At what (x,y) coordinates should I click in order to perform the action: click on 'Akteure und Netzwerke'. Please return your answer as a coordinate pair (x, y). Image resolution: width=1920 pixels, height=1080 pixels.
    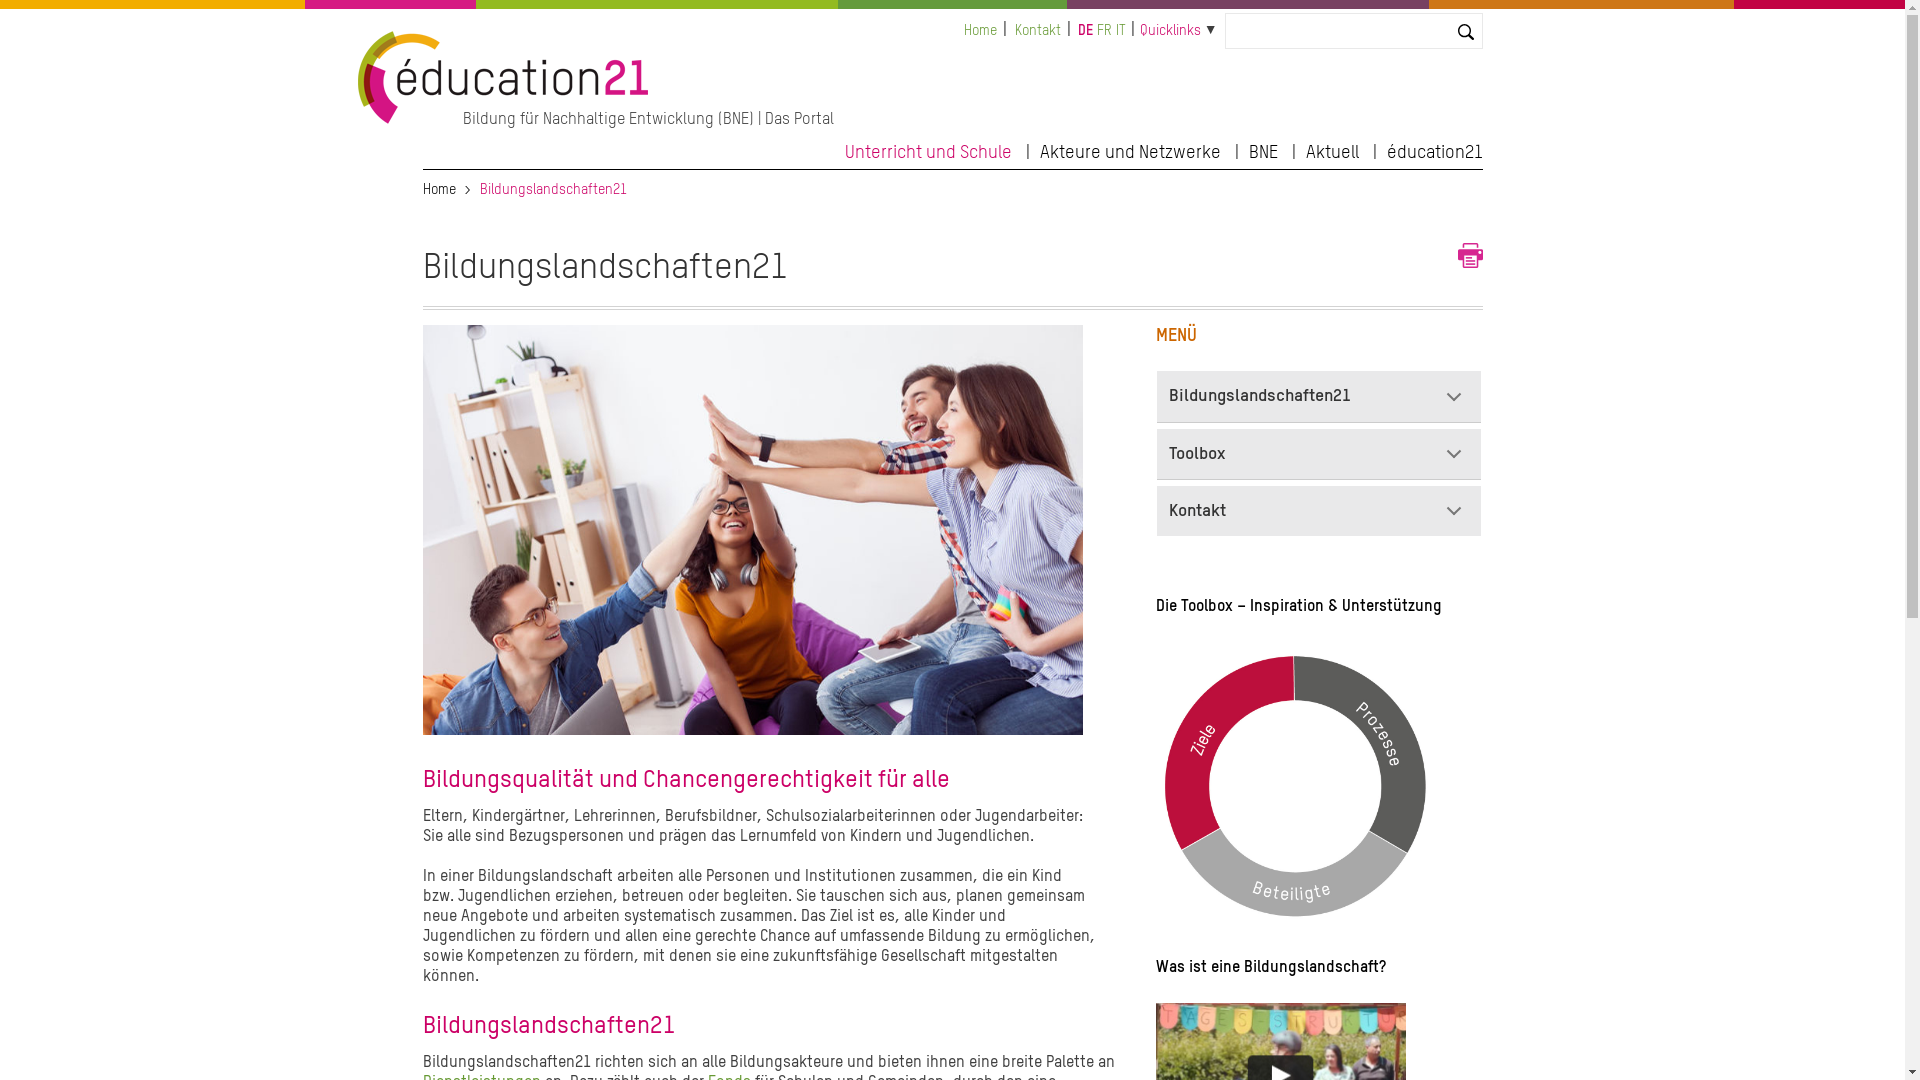
    Looking at the image, I should click on (1040, 148).